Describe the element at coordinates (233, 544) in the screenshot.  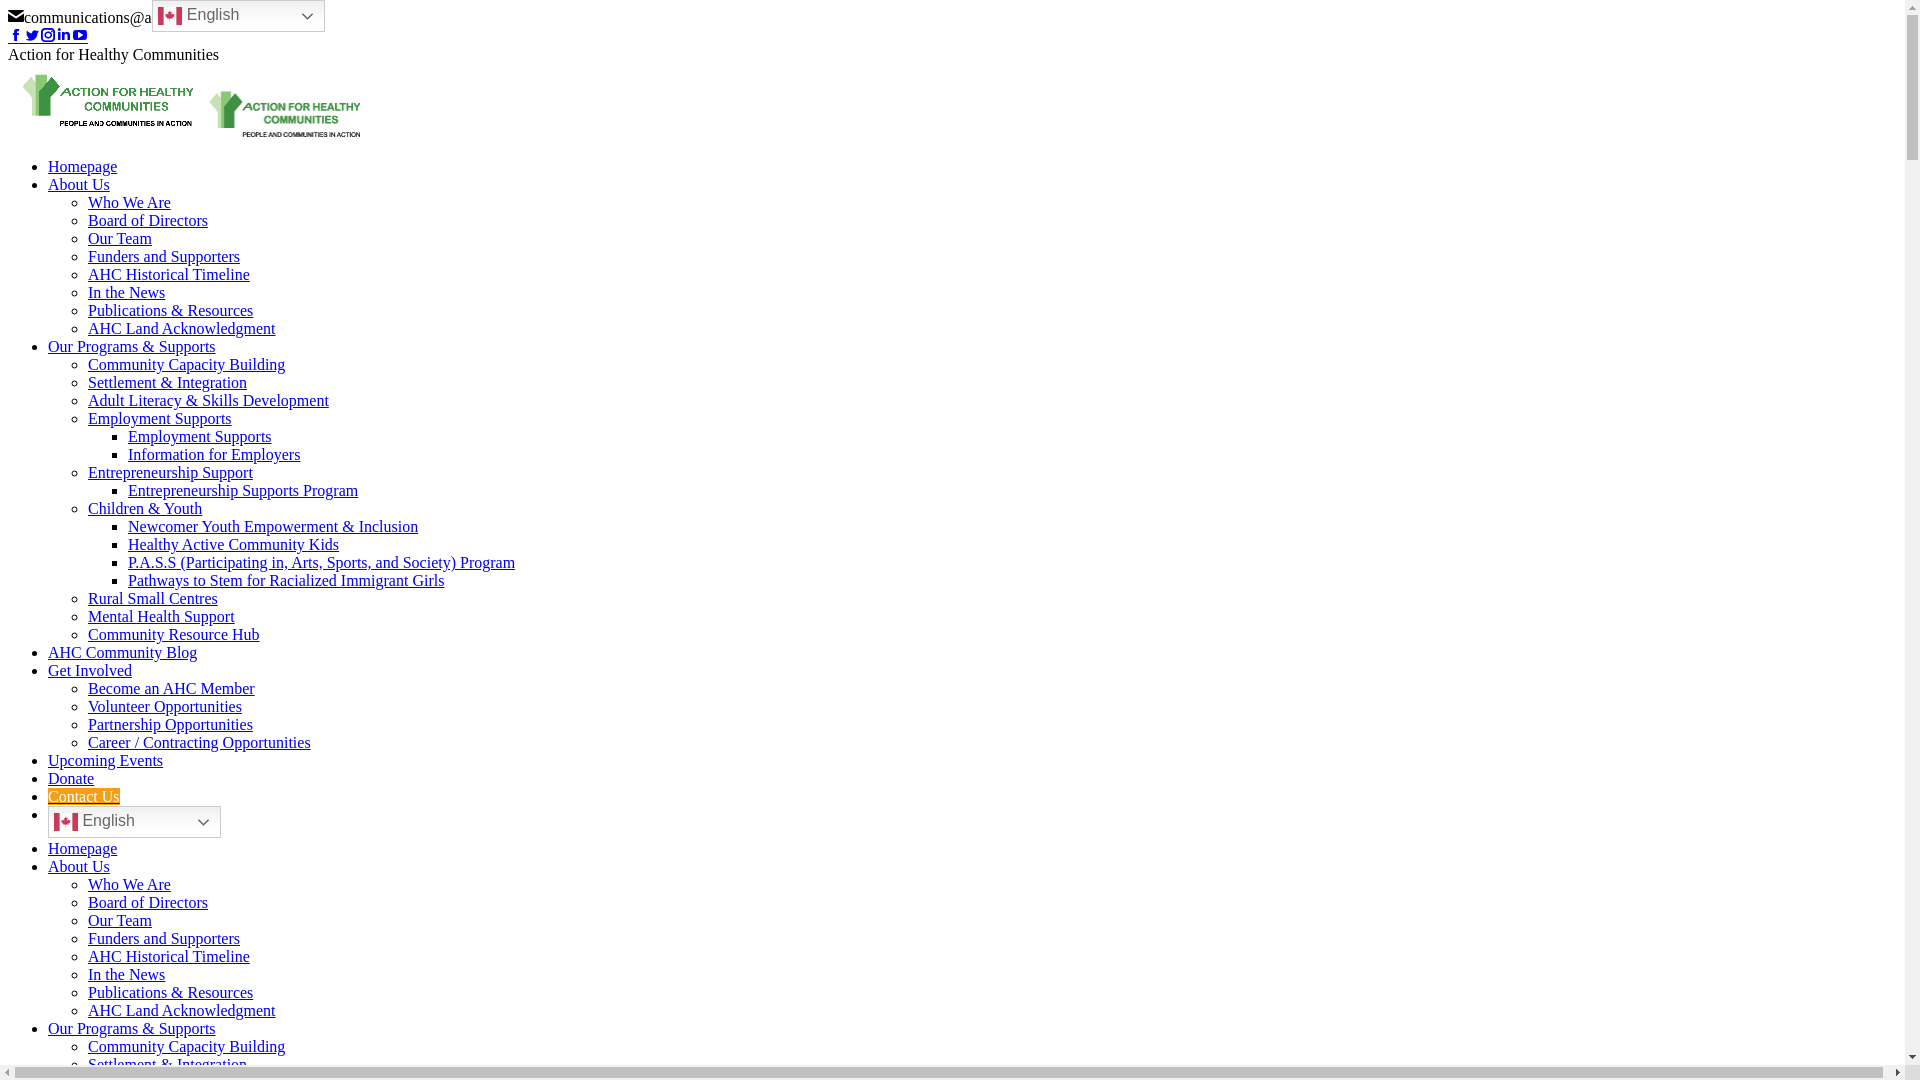
I see `'Healthy Active Community Kids'` at that location.